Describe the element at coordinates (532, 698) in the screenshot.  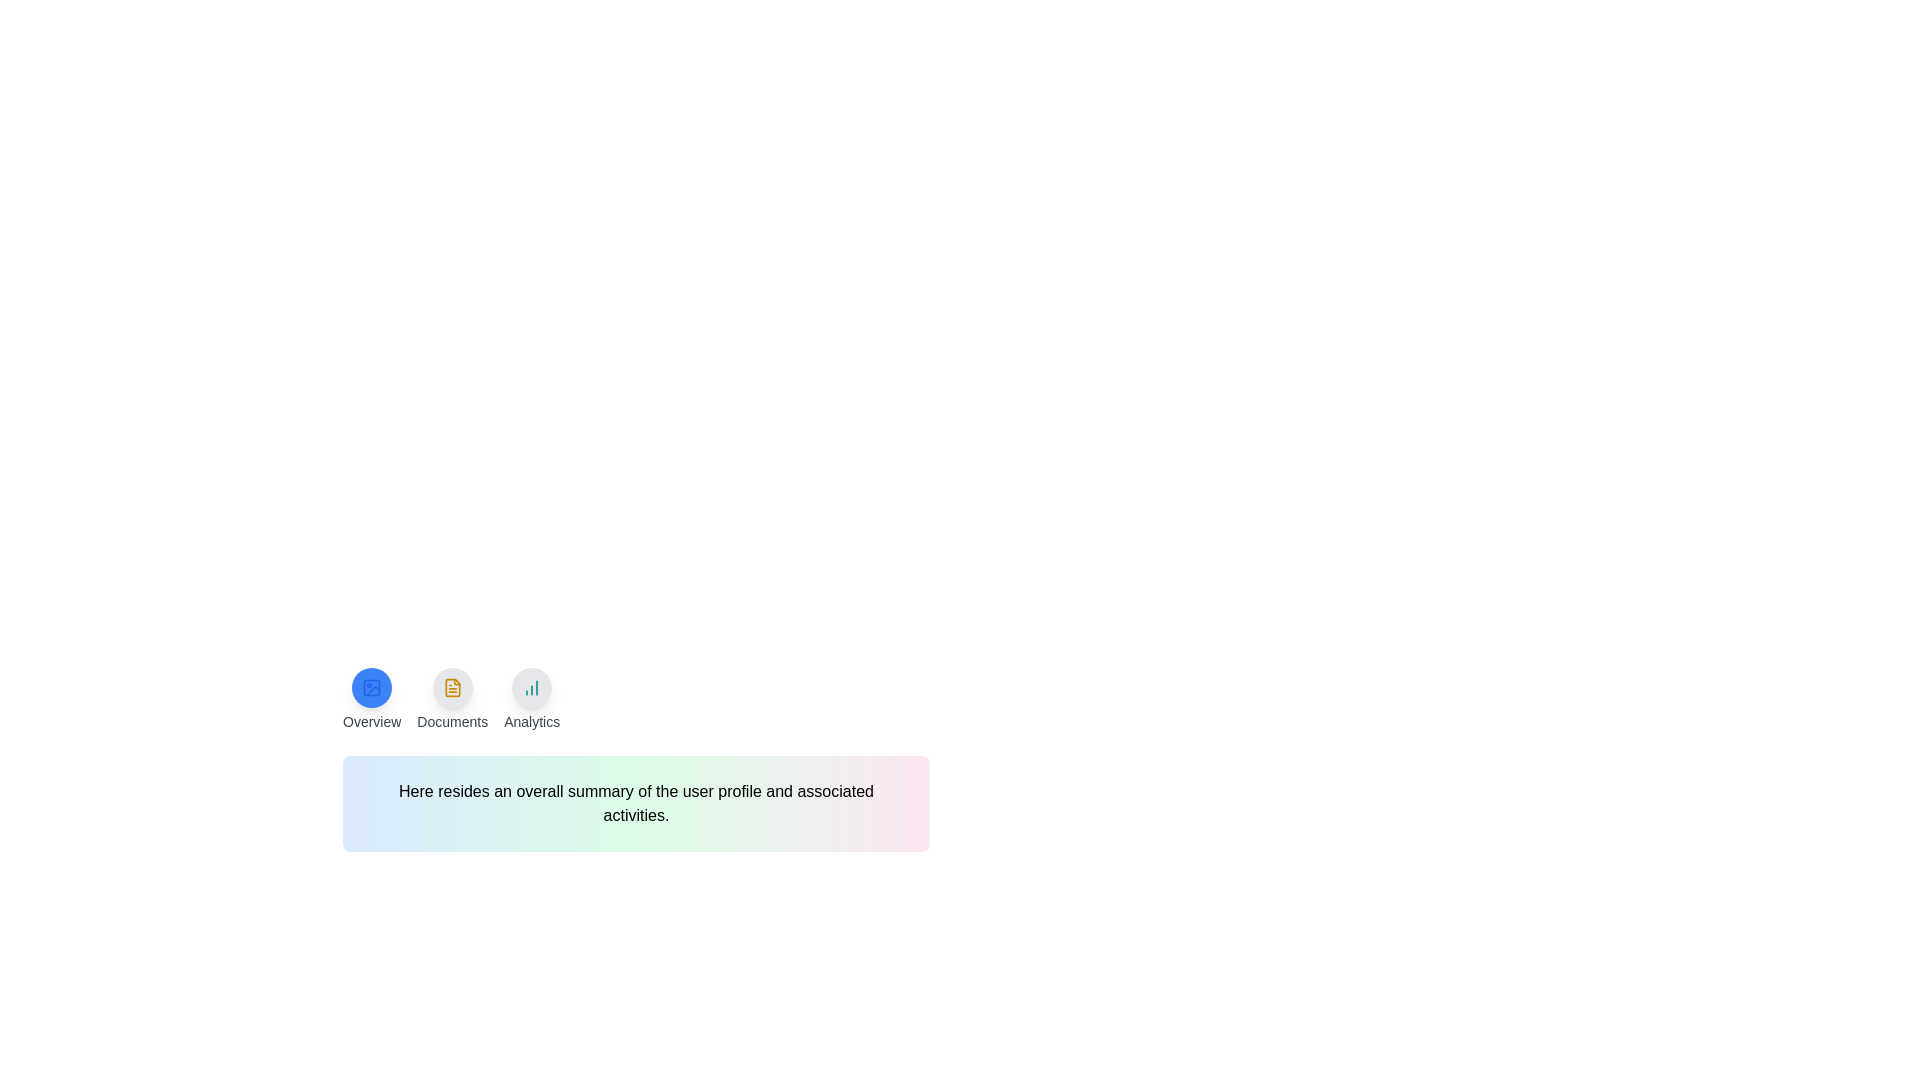
I see `the Analytics navigation button, which features a circular area with a gray background and a text label below reading 'Analytics'` at that location.